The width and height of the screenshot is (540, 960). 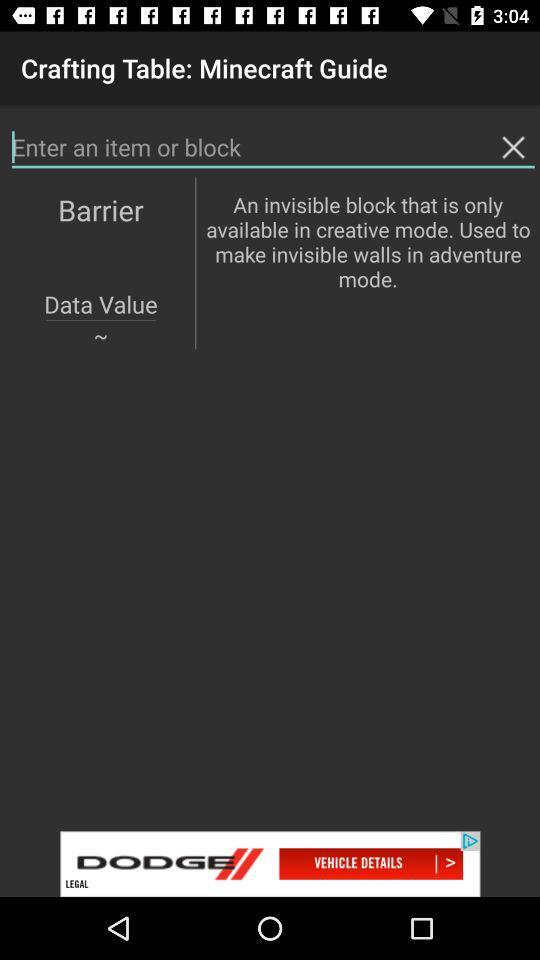 I want to click on advertisement page, so click(x=270, y=863).